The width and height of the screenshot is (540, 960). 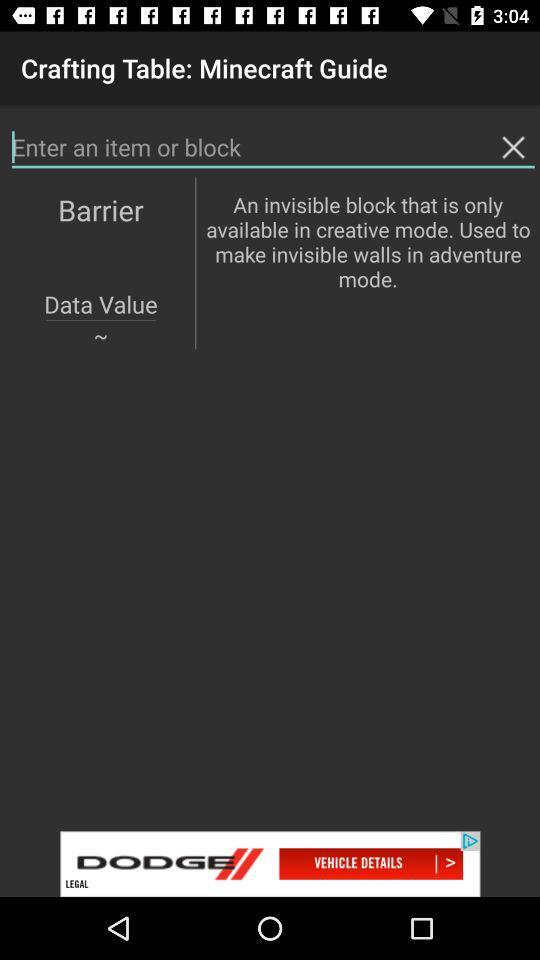 I want to click on advertisement page, so click(x=270, y=863).